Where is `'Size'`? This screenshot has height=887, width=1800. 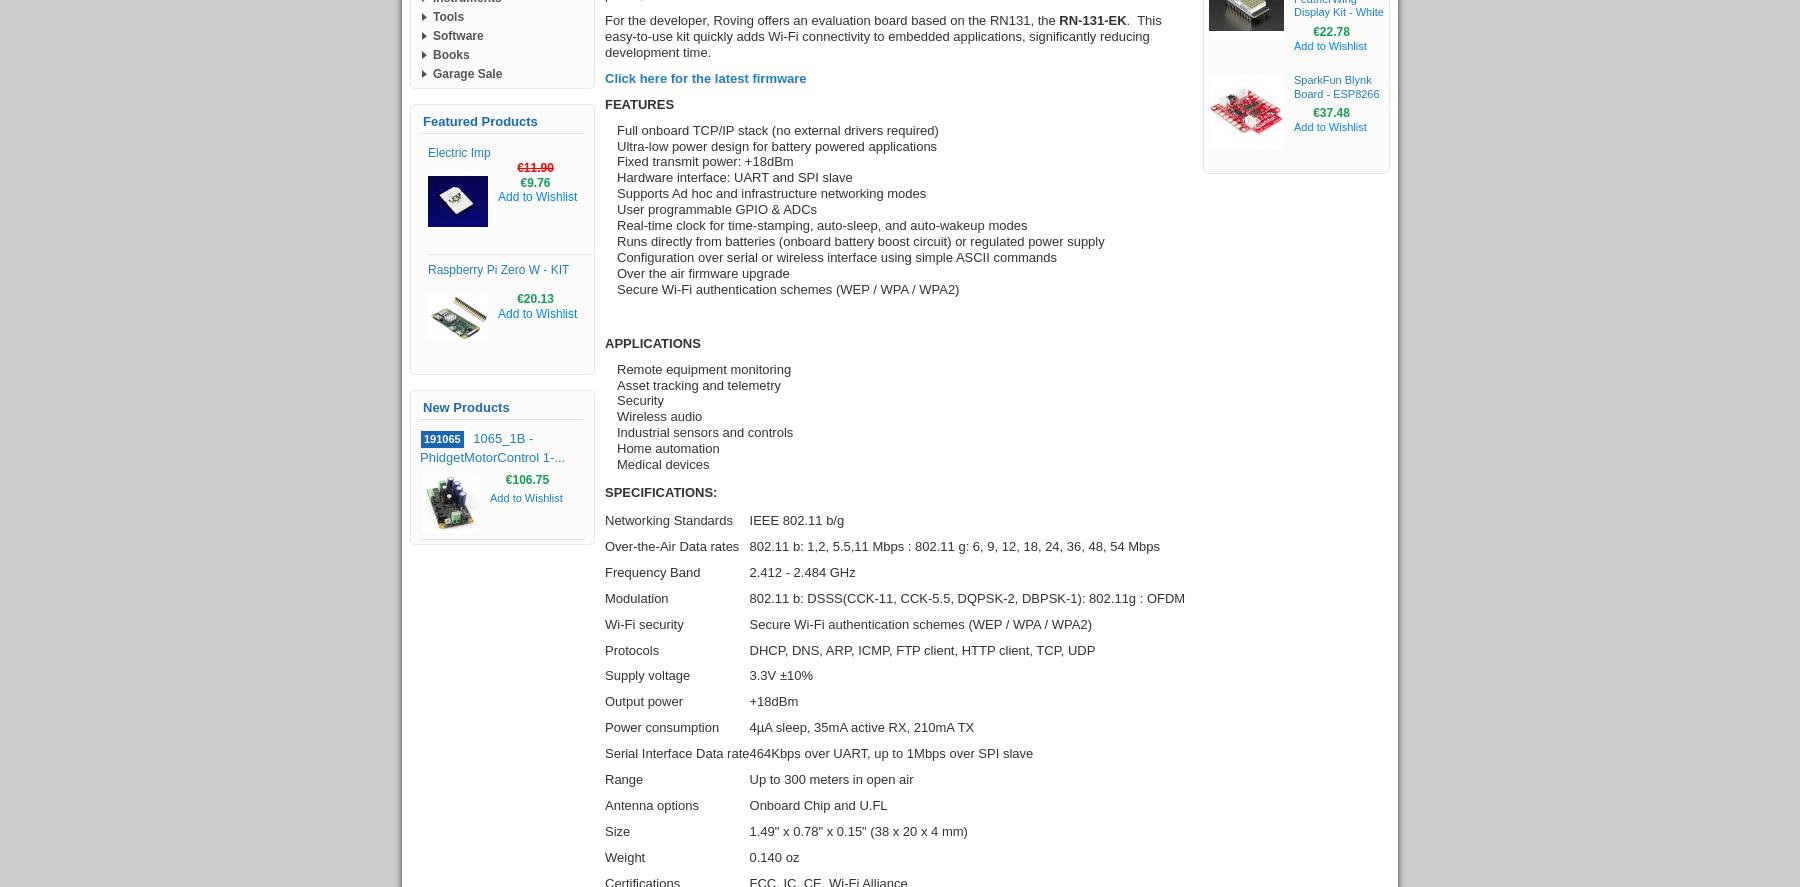 'Size' is located at coordinates (617, 831).